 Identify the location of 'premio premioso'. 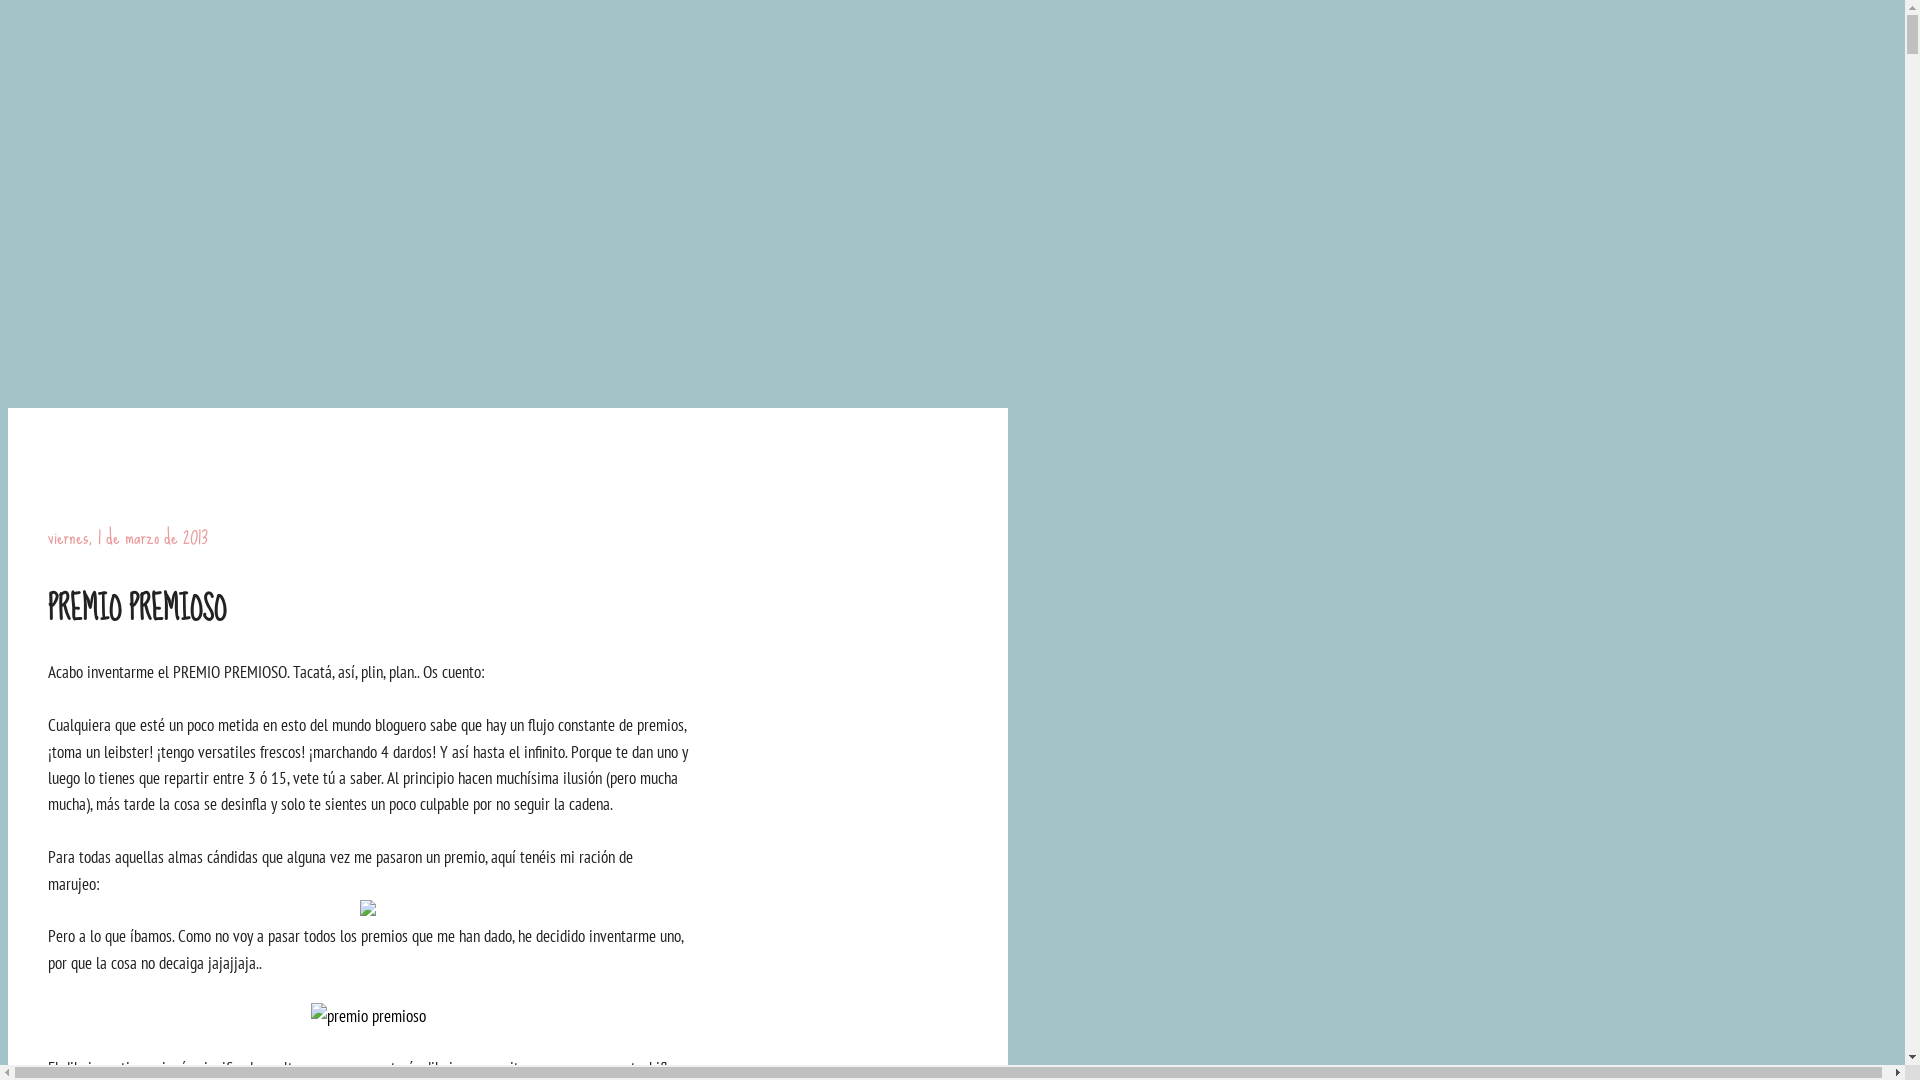
(367, 1014).